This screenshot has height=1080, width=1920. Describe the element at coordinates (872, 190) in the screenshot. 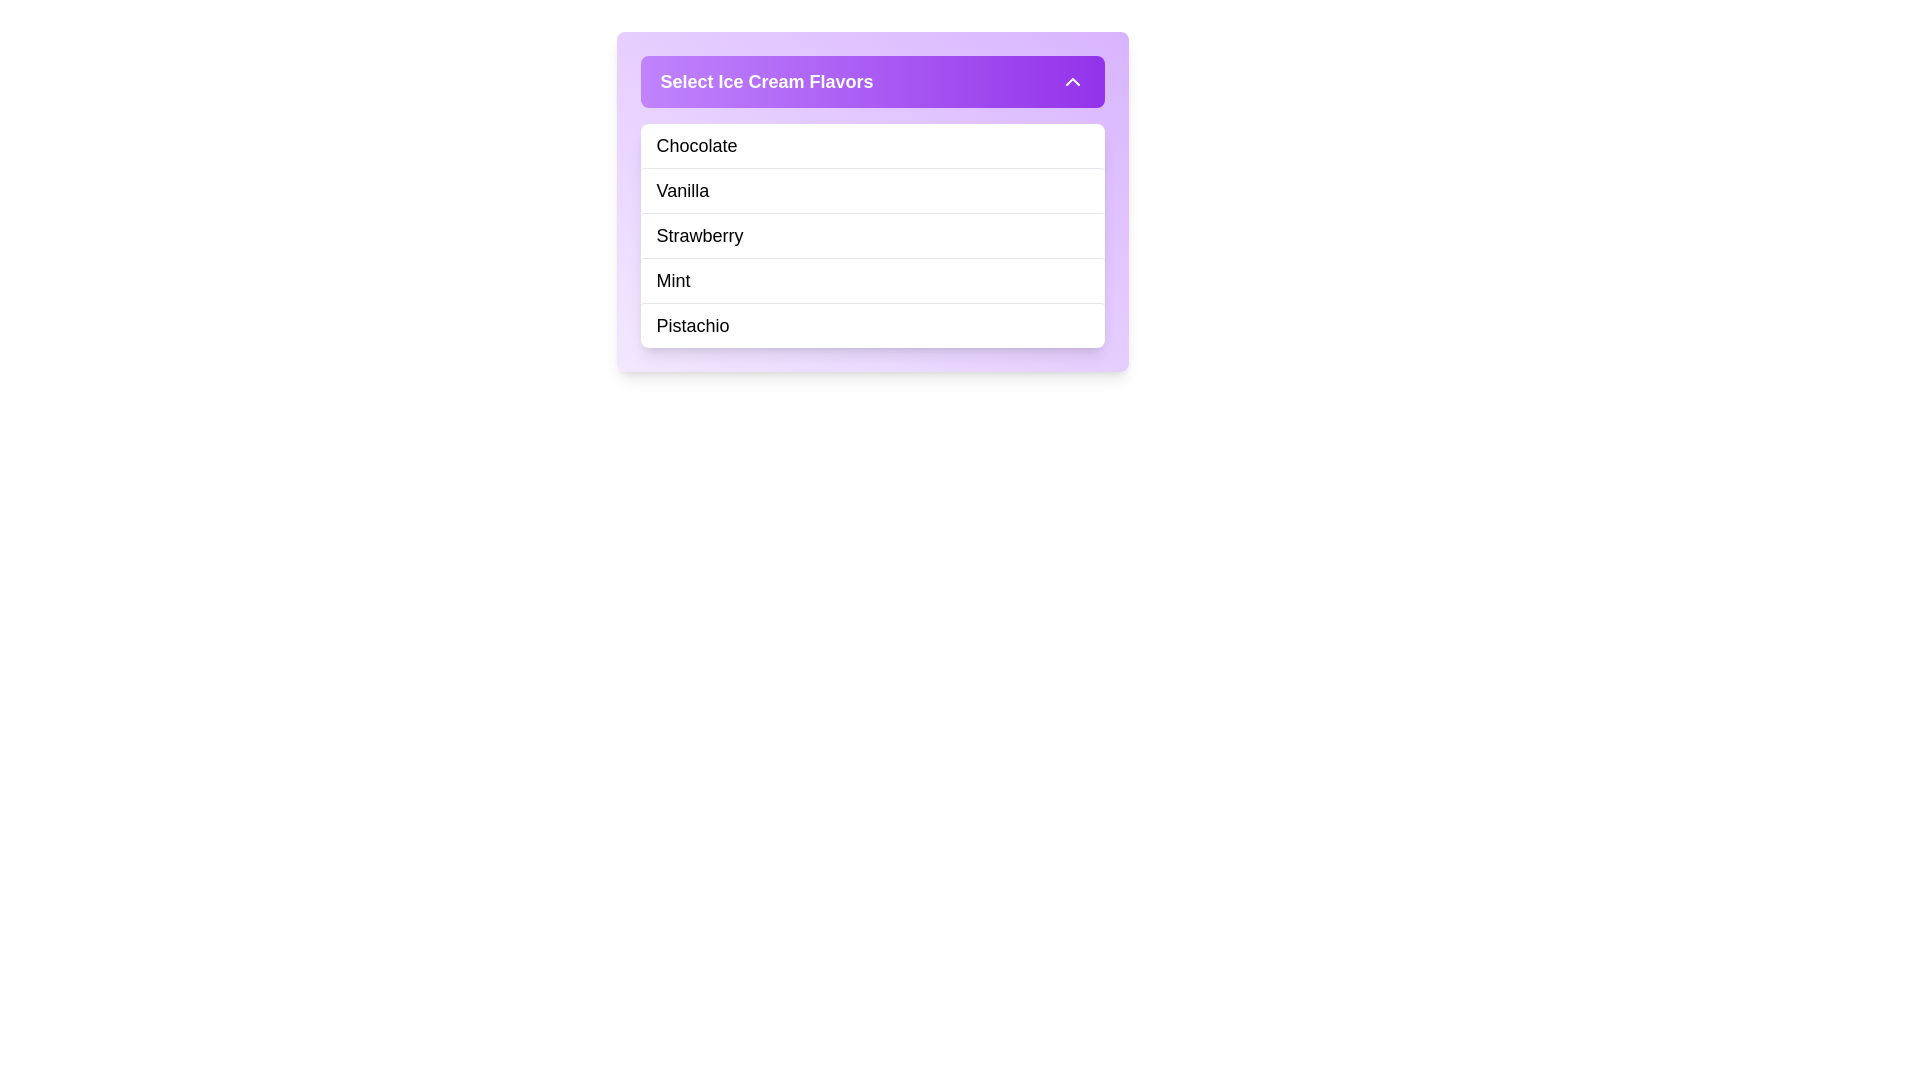

I see `the 'Vanilla' button in the dropdown menu` at that location.